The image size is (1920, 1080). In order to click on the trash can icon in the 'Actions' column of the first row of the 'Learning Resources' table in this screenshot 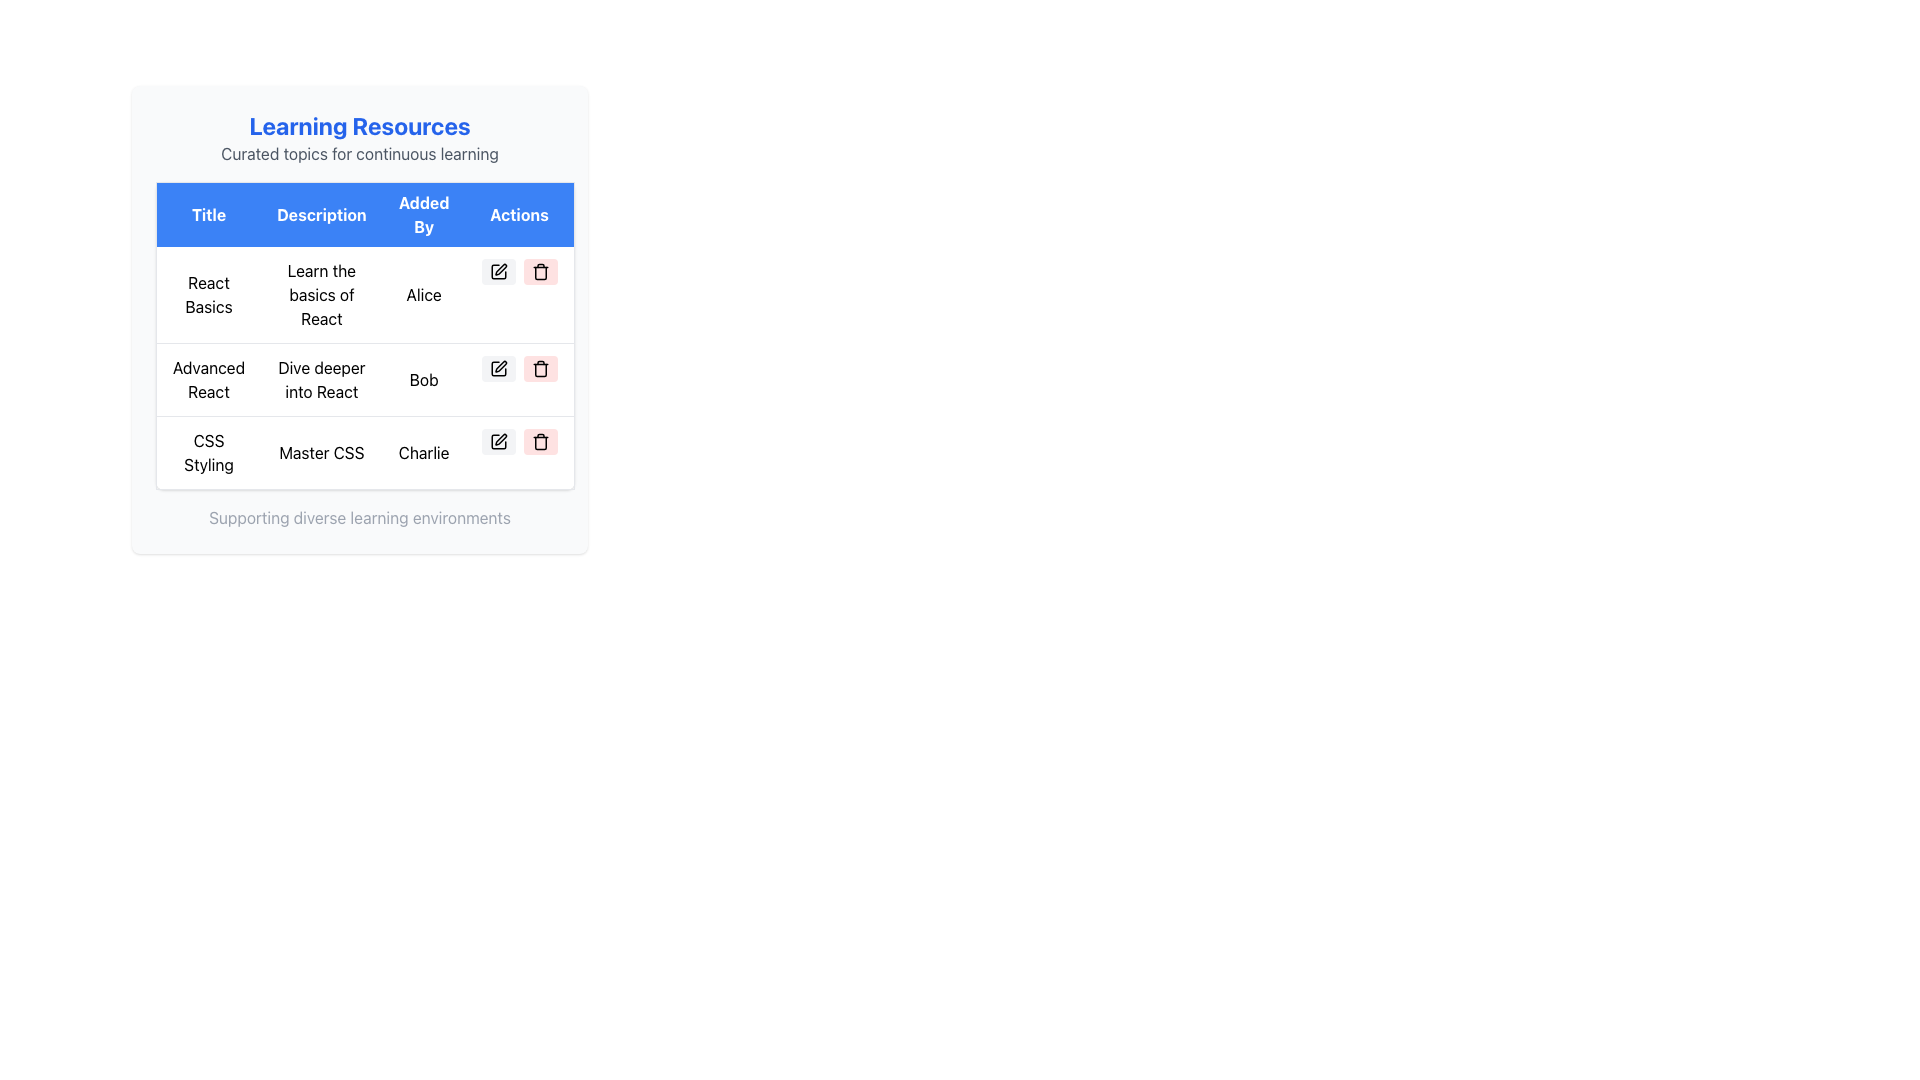, I will do `click(540, 272)`.